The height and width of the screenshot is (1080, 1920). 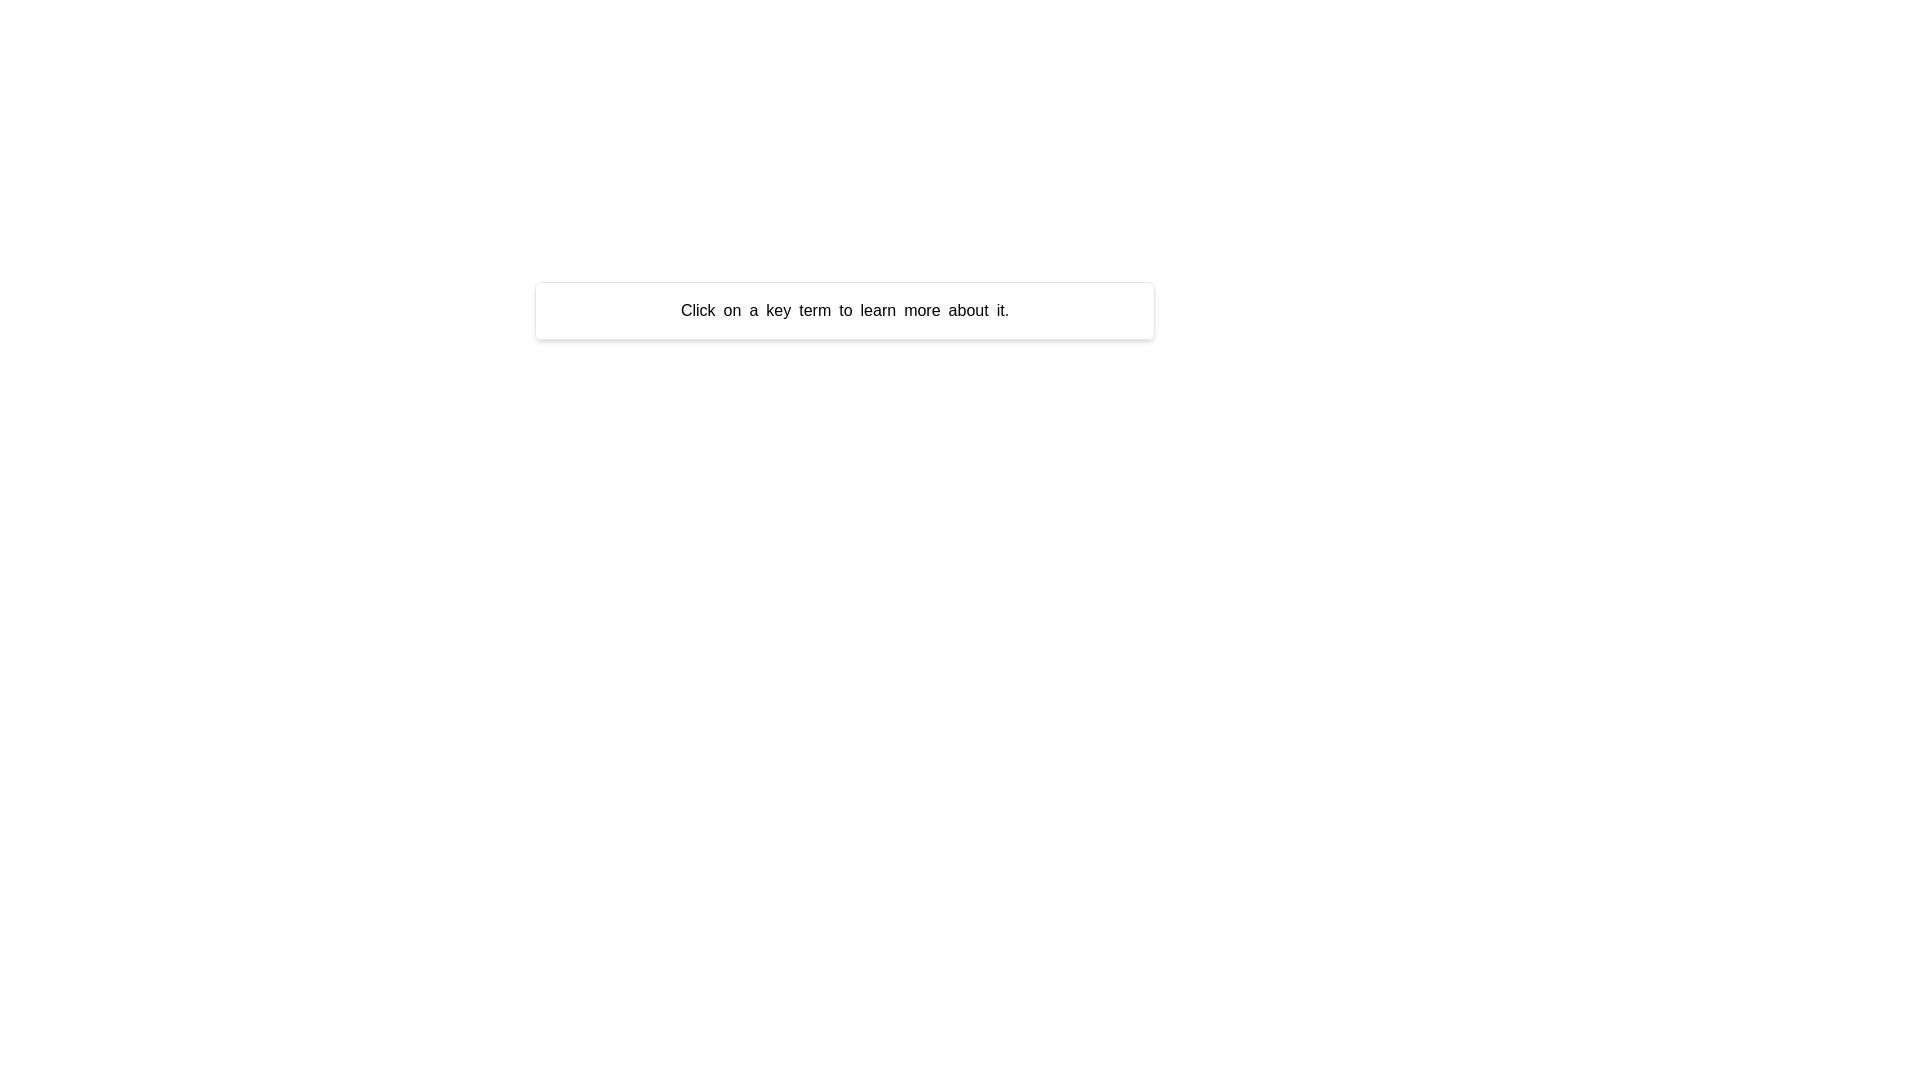 I want to click on the third word in the instruction text that follows 'Click' and 'on', and precedes 'key', 'term', and other subsequent words, which is marked as non-interactive, so click(x=752, y=310).